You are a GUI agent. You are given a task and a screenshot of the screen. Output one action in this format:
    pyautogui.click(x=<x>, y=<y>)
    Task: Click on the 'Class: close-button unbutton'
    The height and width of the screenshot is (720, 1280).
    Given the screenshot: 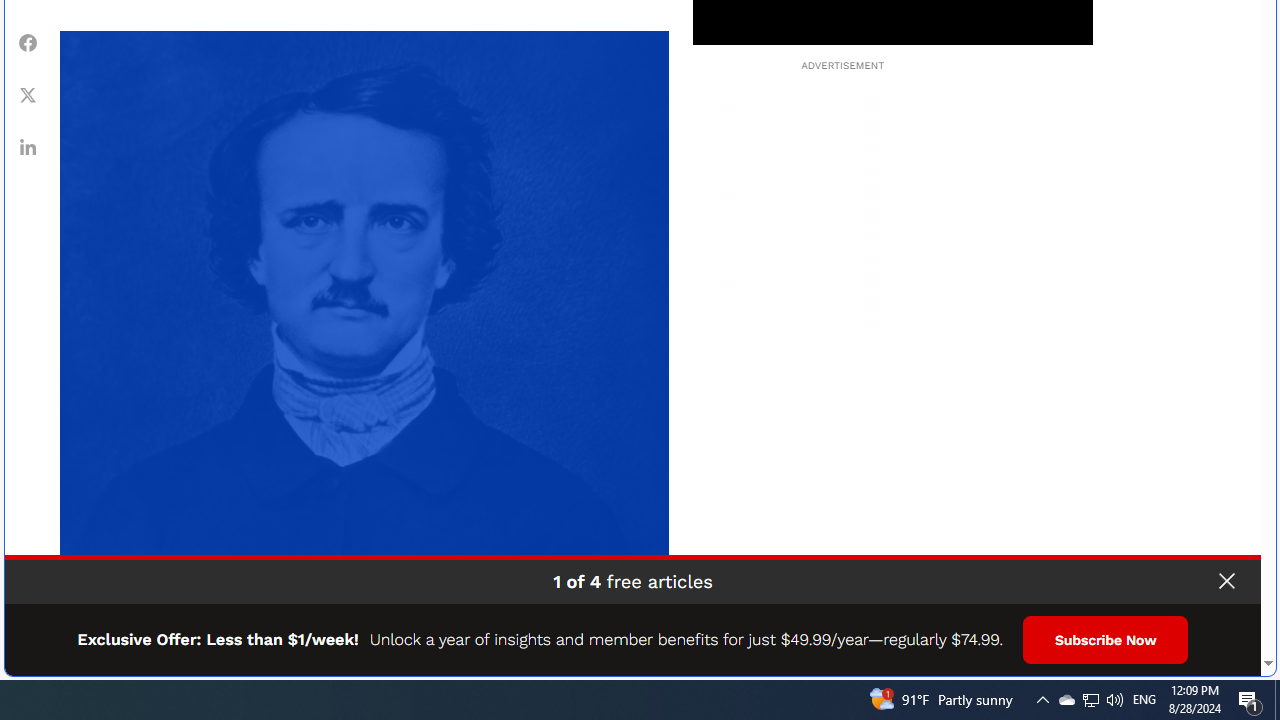 What is the action you would take?
    pyautogui.click(x=1225, y=581)
    